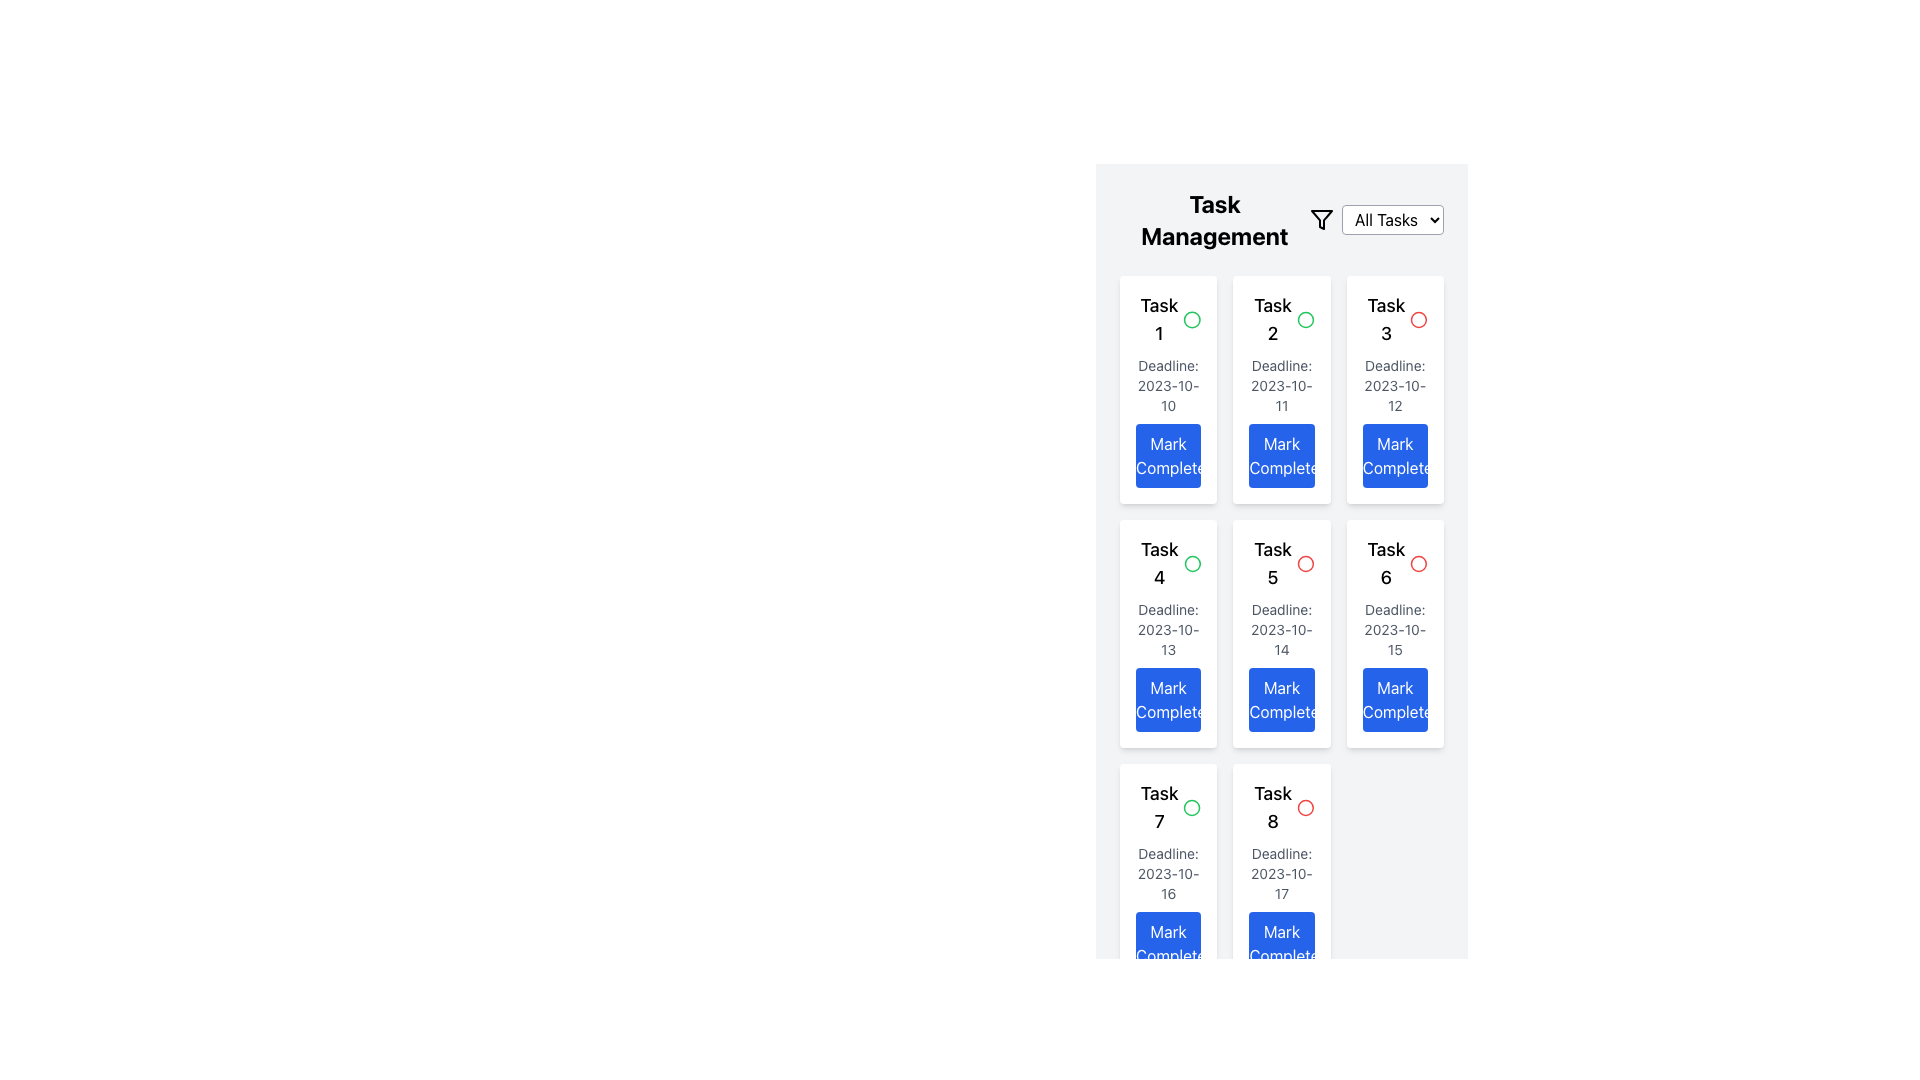 The width and height of the screenshot is (1920, 1080). I want to click on the first Task card component in the Task Management section to potentially reveal additional details, so click(1168, 389).